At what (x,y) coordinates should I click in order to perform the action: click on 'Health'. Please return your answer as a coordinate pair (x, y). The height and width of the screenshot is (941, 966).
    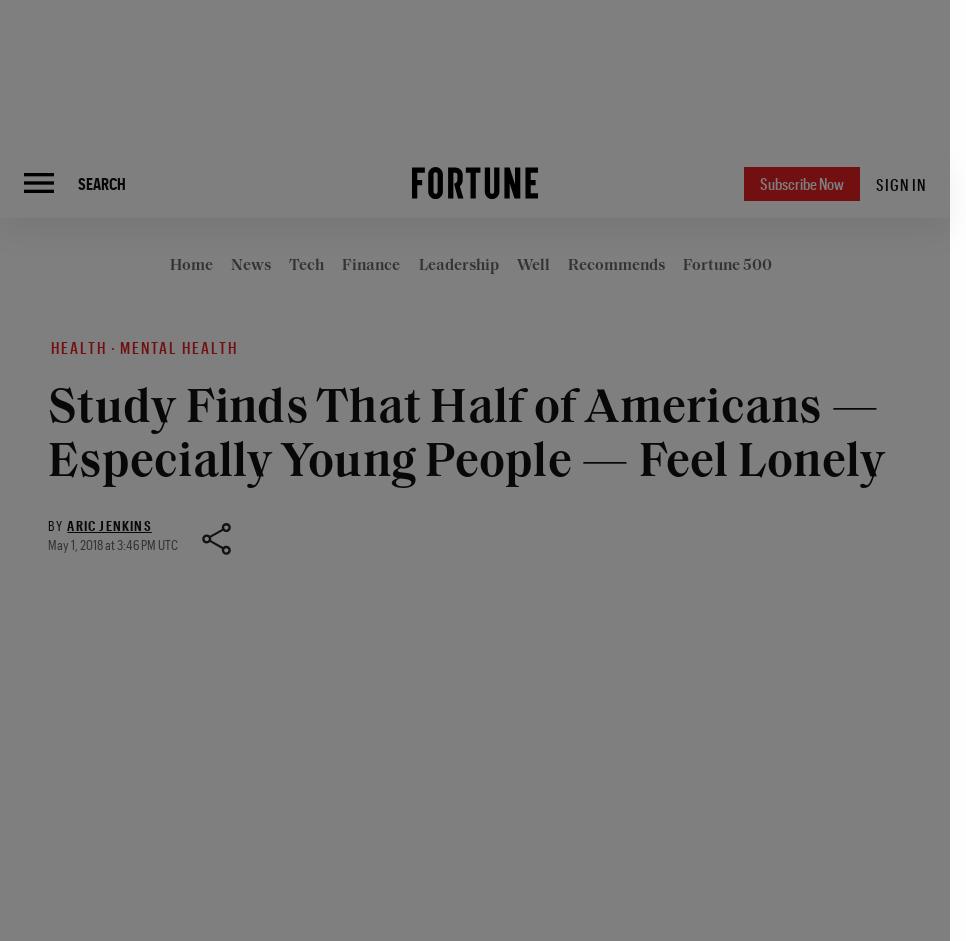
    Looking at the image, I should click on (78, 347).